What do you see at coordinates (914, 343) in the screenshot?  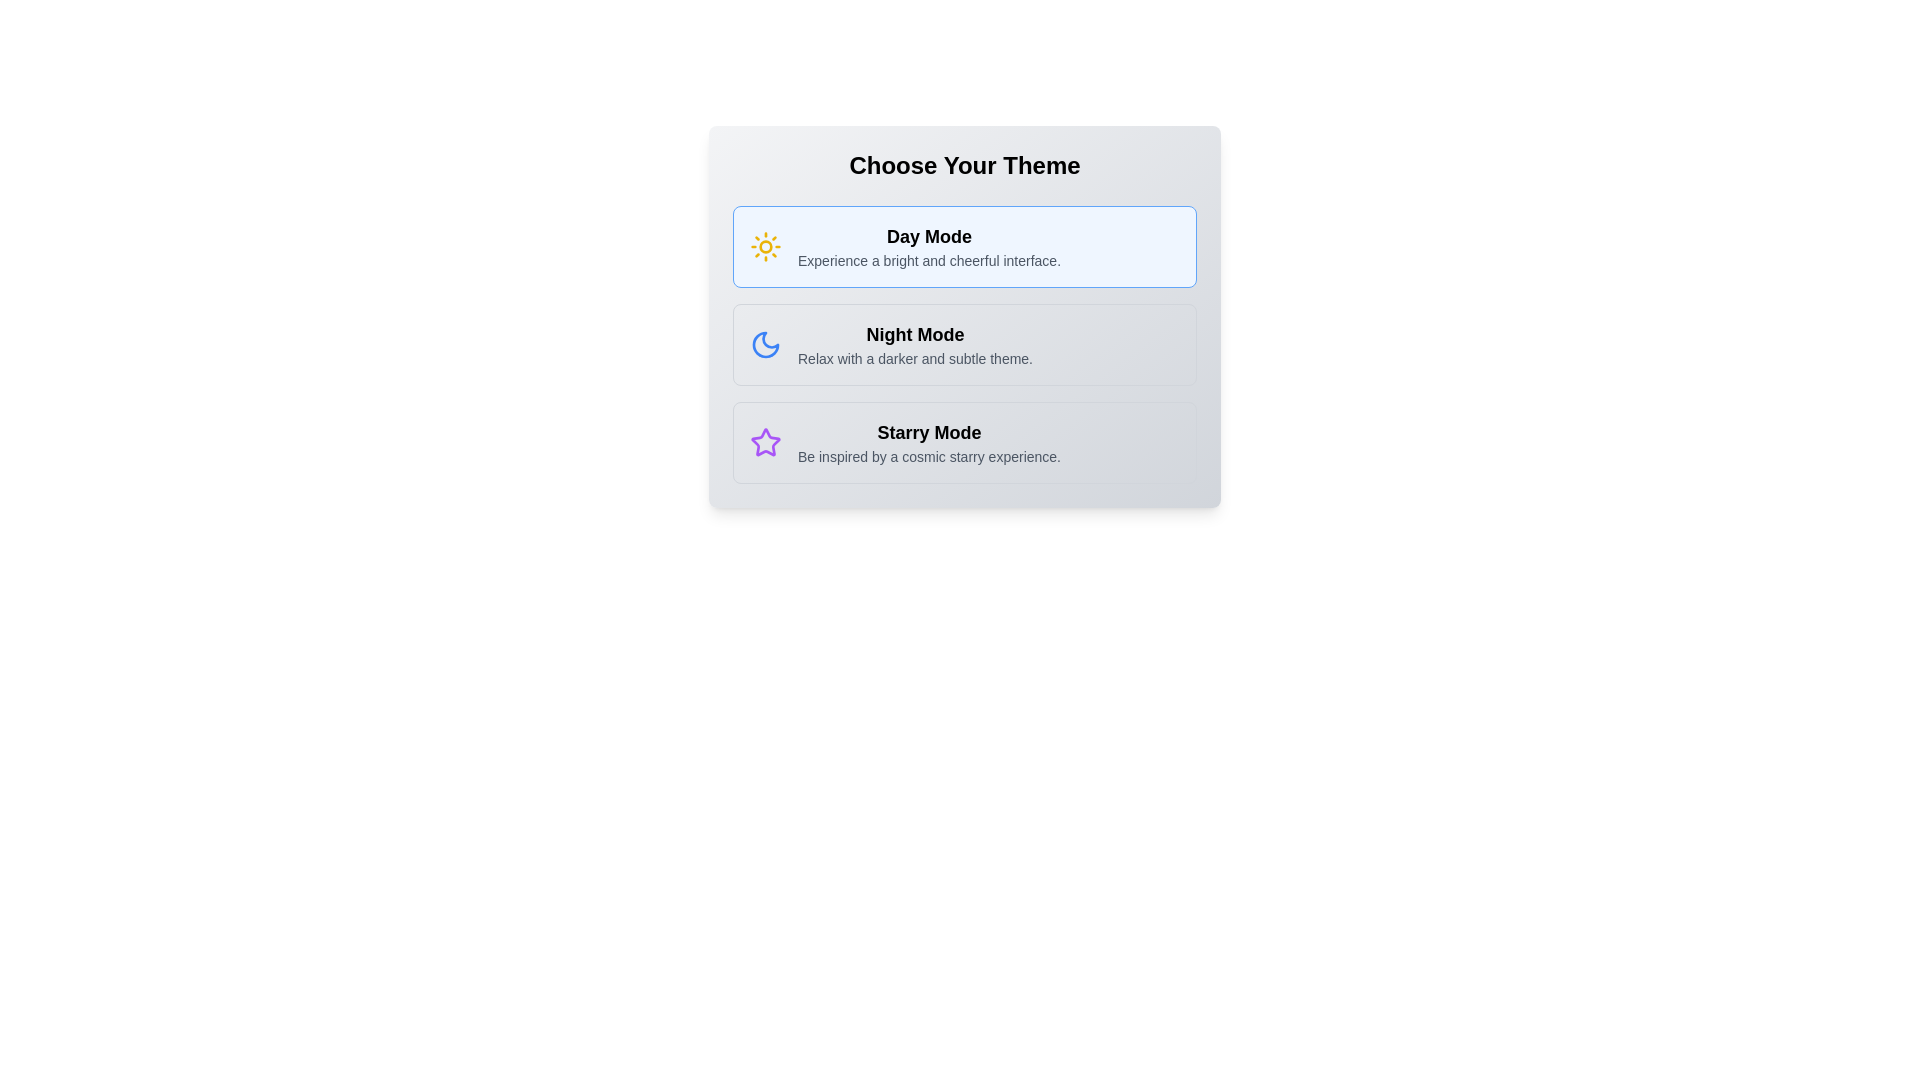 I see `the 'Night Mode' text block in the theme selection modal` at bounding box center [914, 343].